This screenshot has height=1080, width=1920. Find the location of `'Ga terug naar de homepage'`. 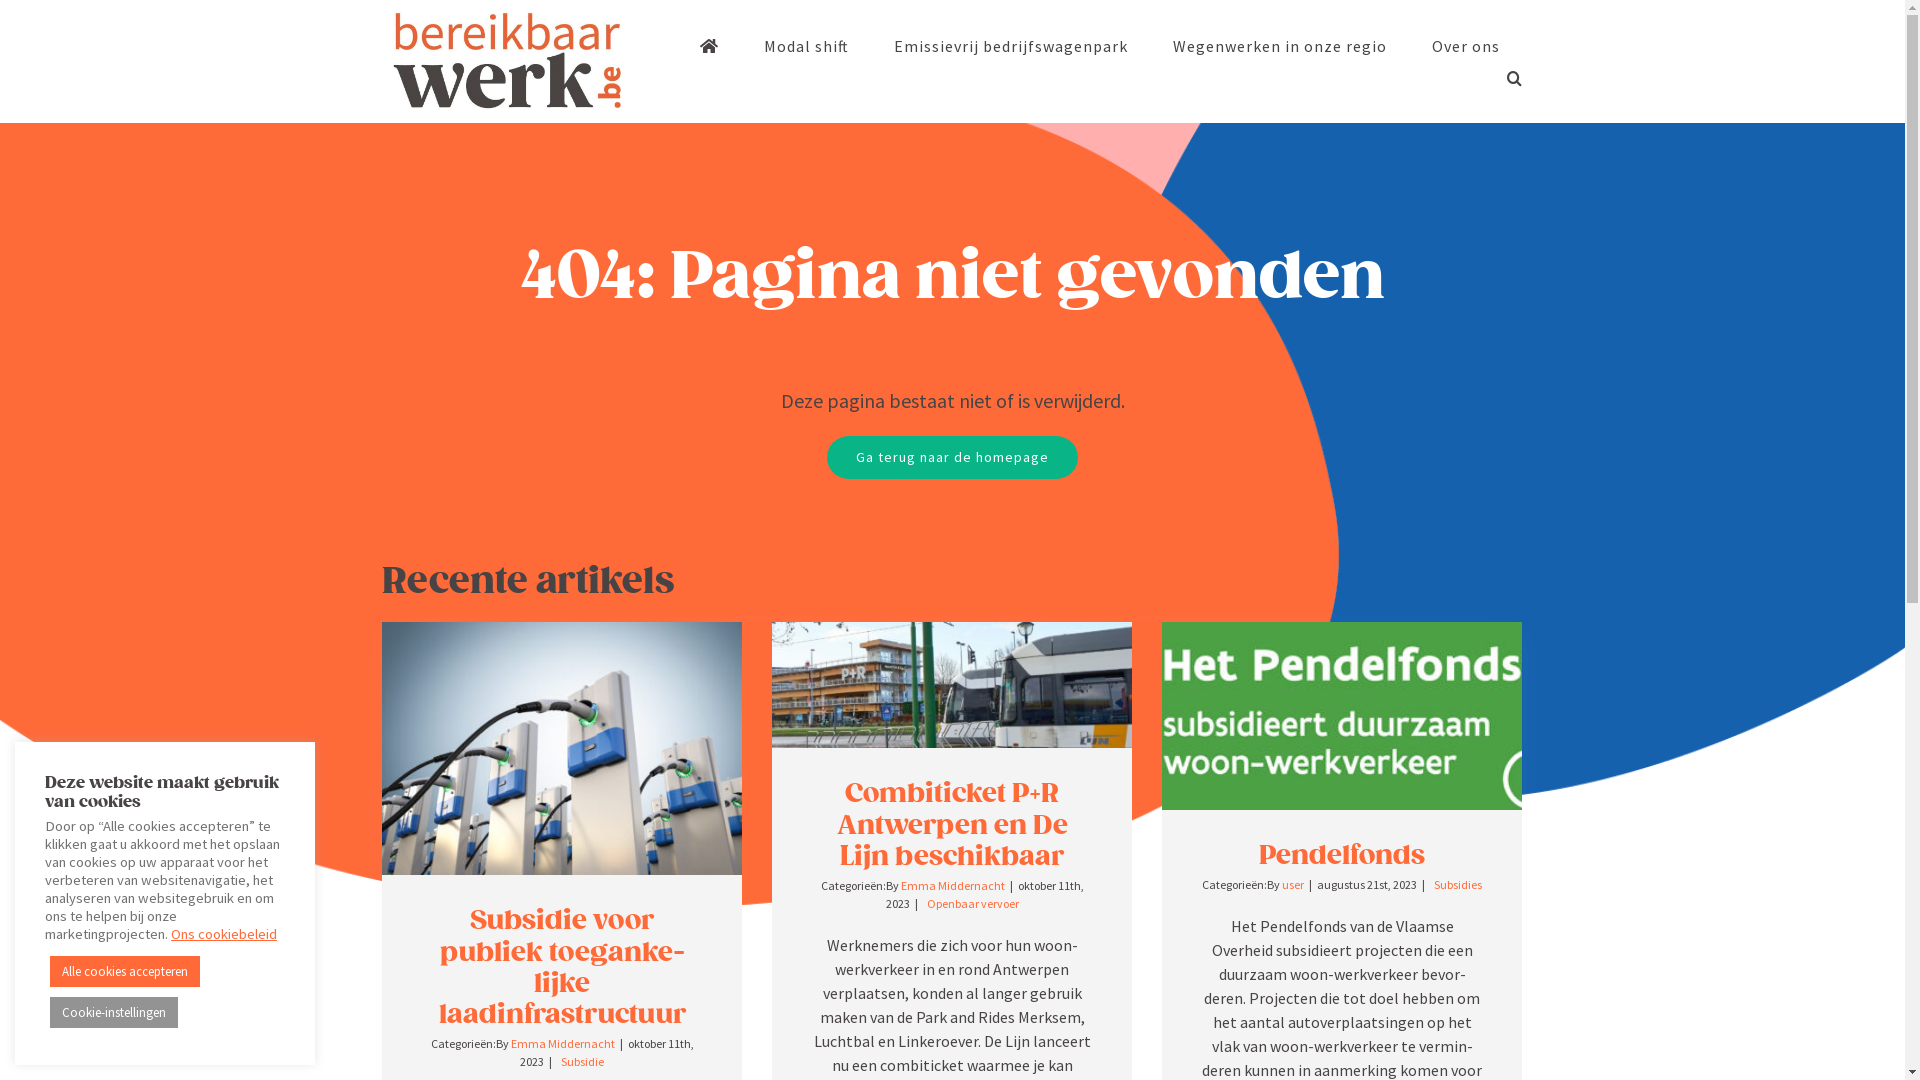

'Ga terug naar de homepage' is located at coordinates (951, 457).